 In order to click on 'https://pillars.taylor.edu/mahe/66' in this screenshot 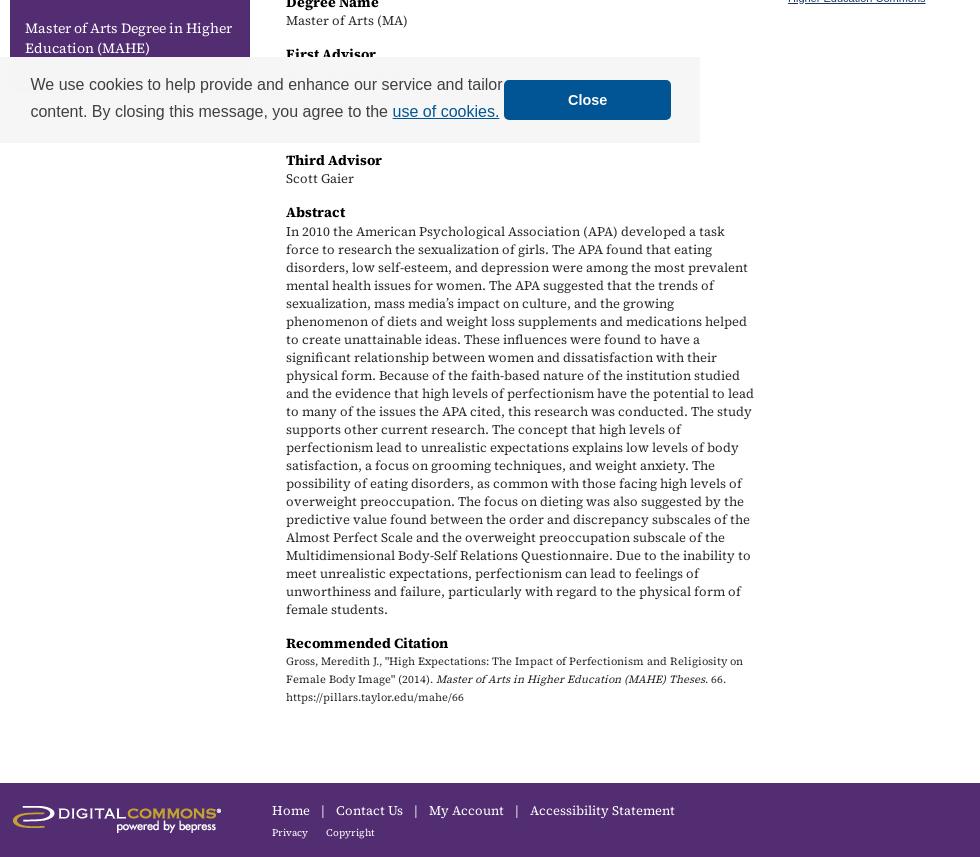, I will do `click(375, 696)`.